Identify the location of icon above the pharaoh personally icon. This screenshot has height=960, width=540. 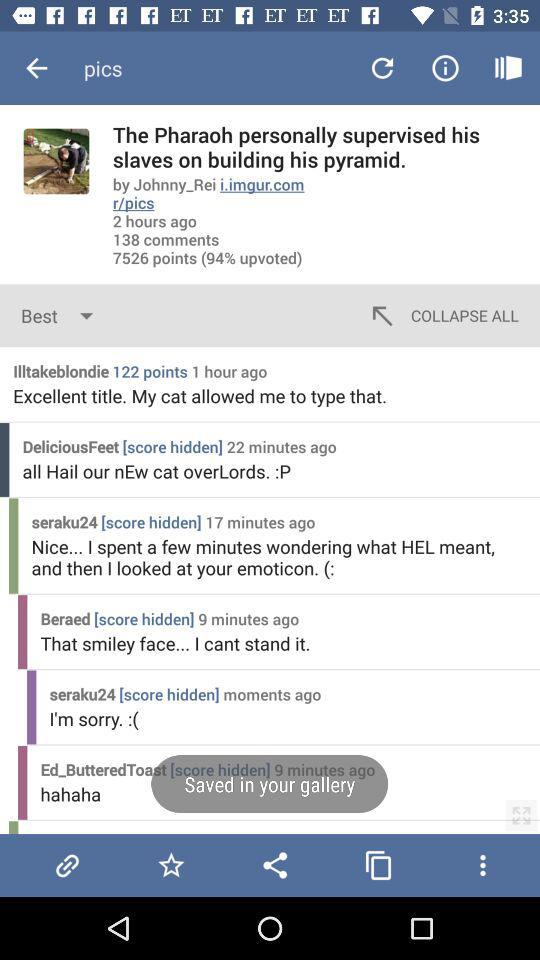
(382, 68).